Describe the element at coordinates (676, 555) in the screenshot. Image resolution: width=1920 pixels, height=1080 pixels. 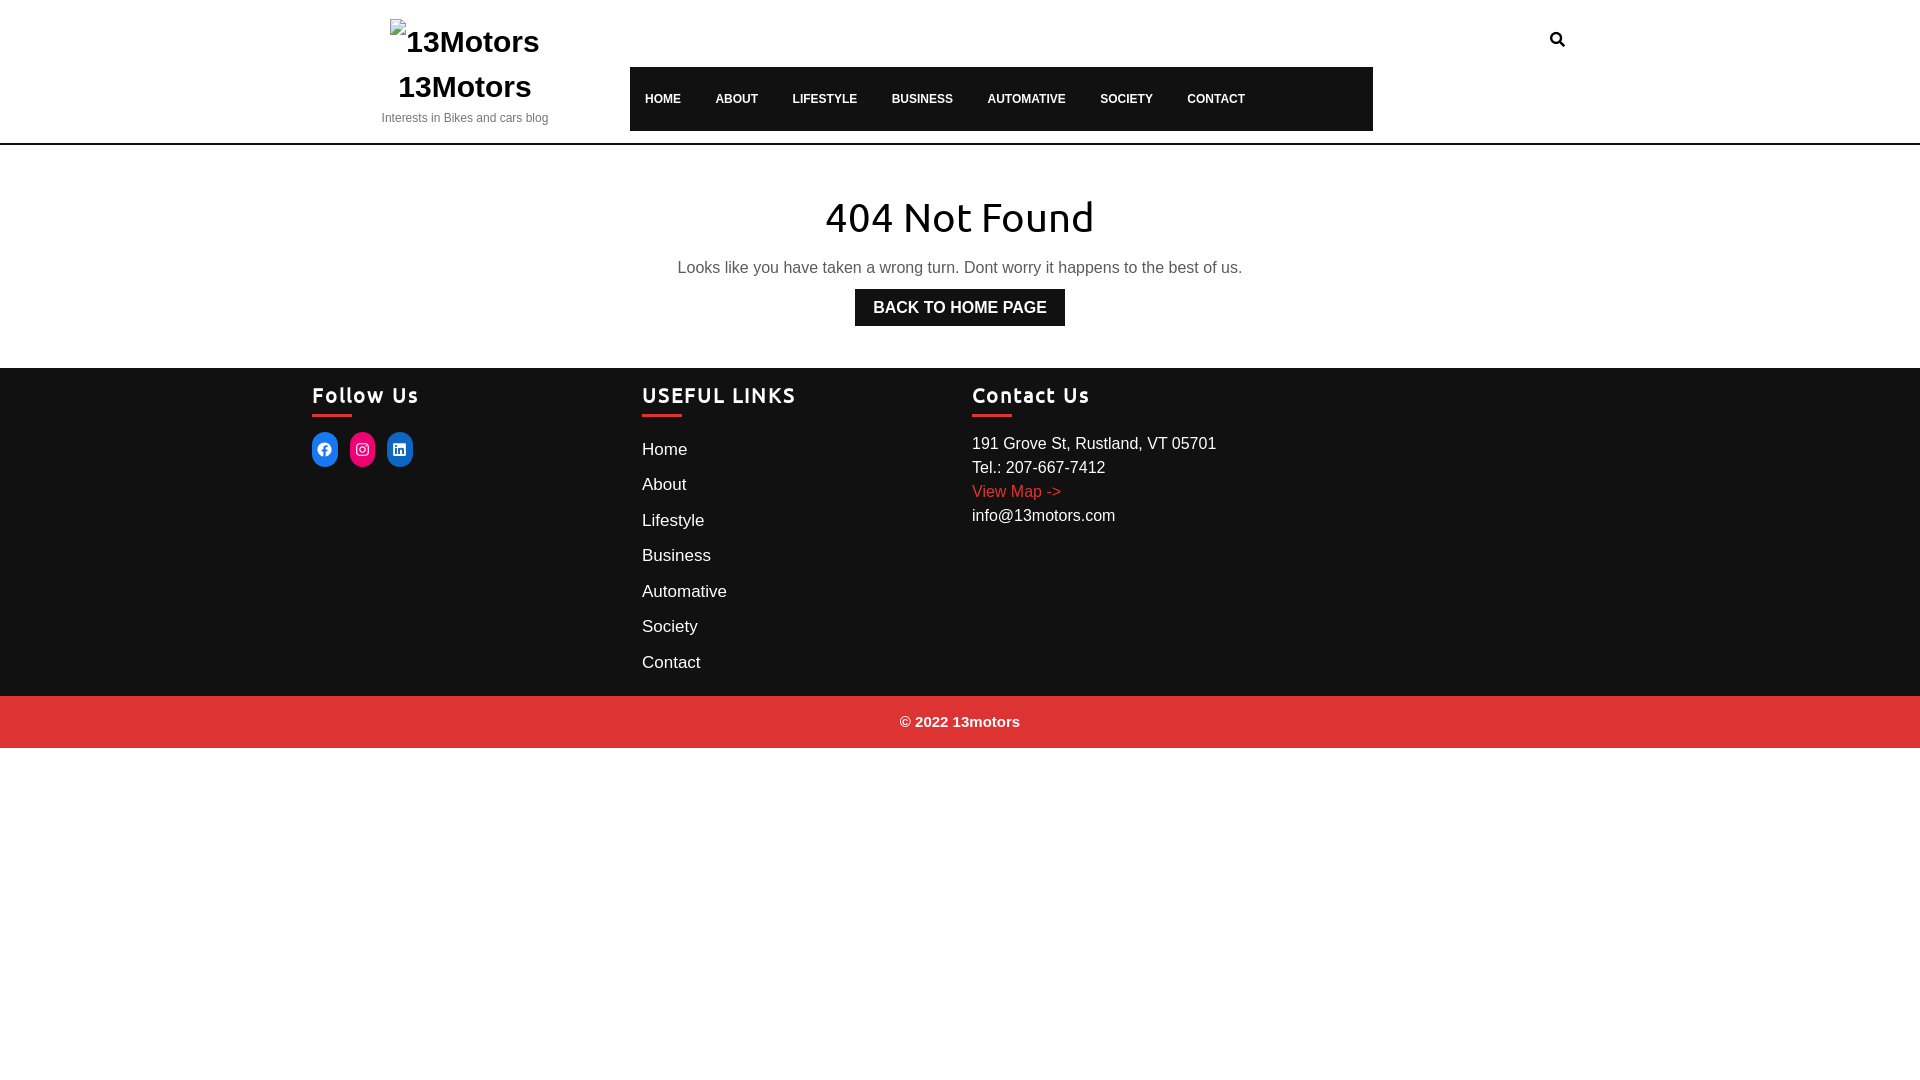
I see `'Business'` at that location.